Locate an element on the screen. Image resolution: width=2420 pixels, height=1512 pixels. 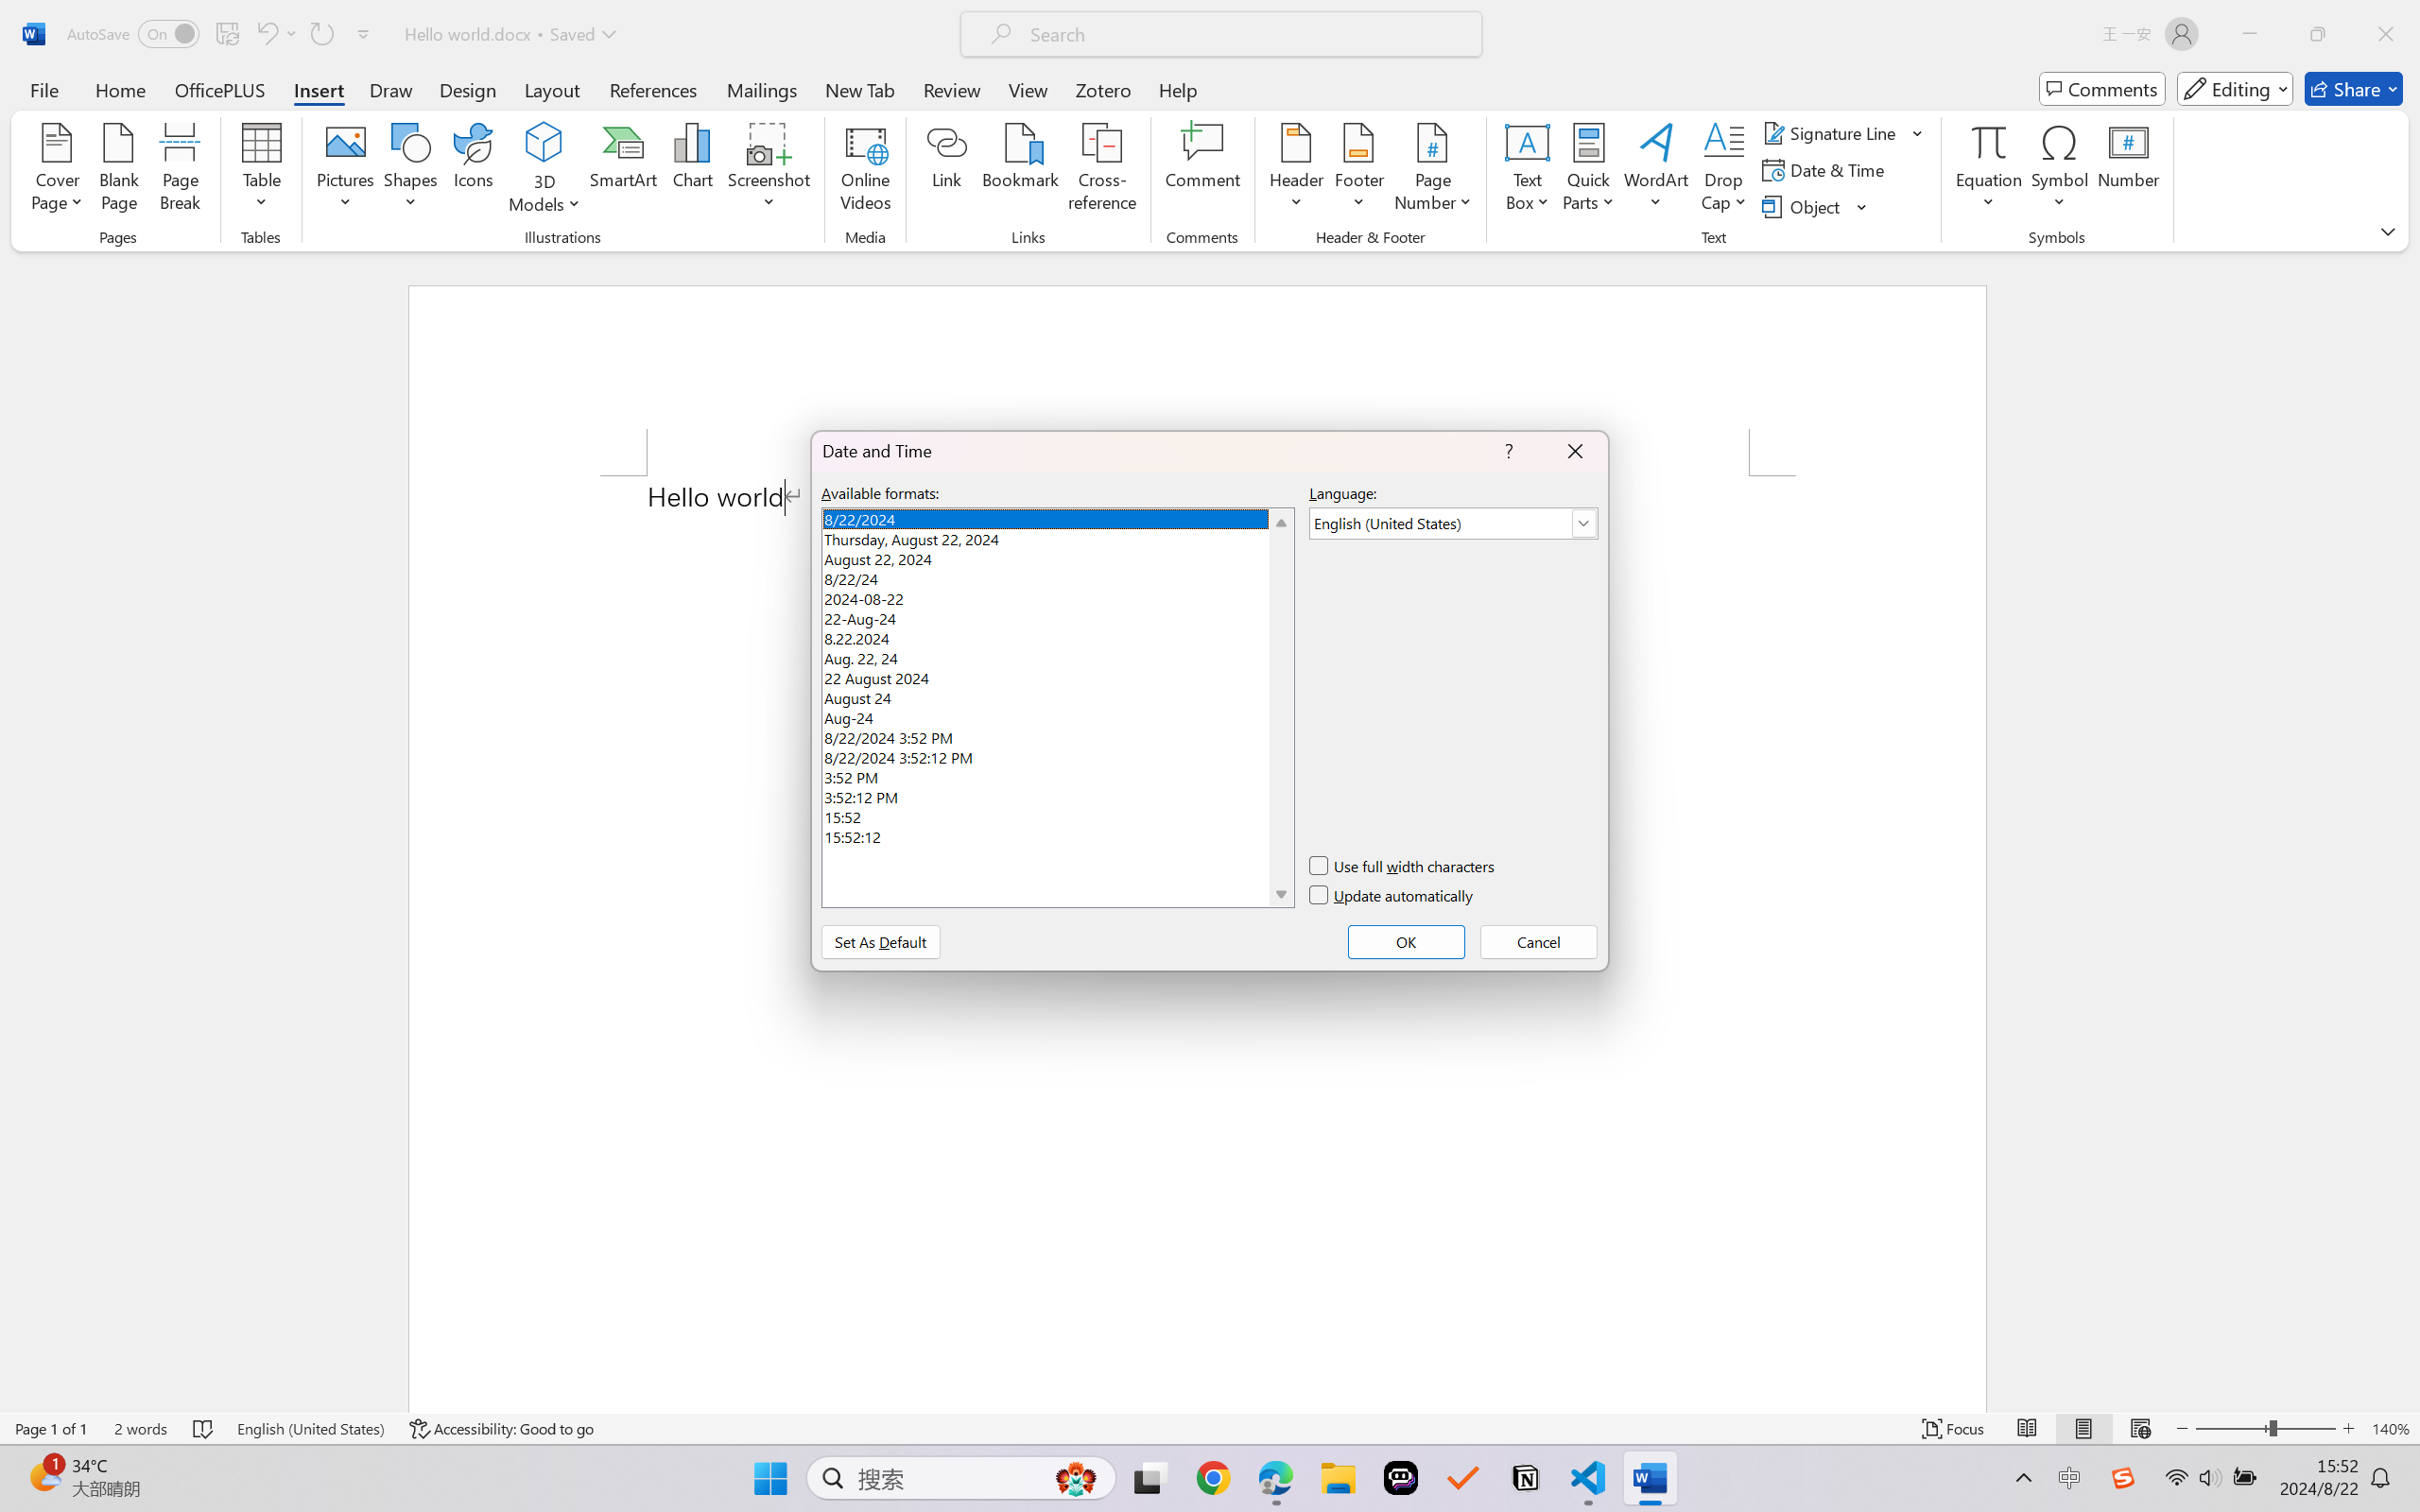
'Save' is located at coordinates (226, 33).